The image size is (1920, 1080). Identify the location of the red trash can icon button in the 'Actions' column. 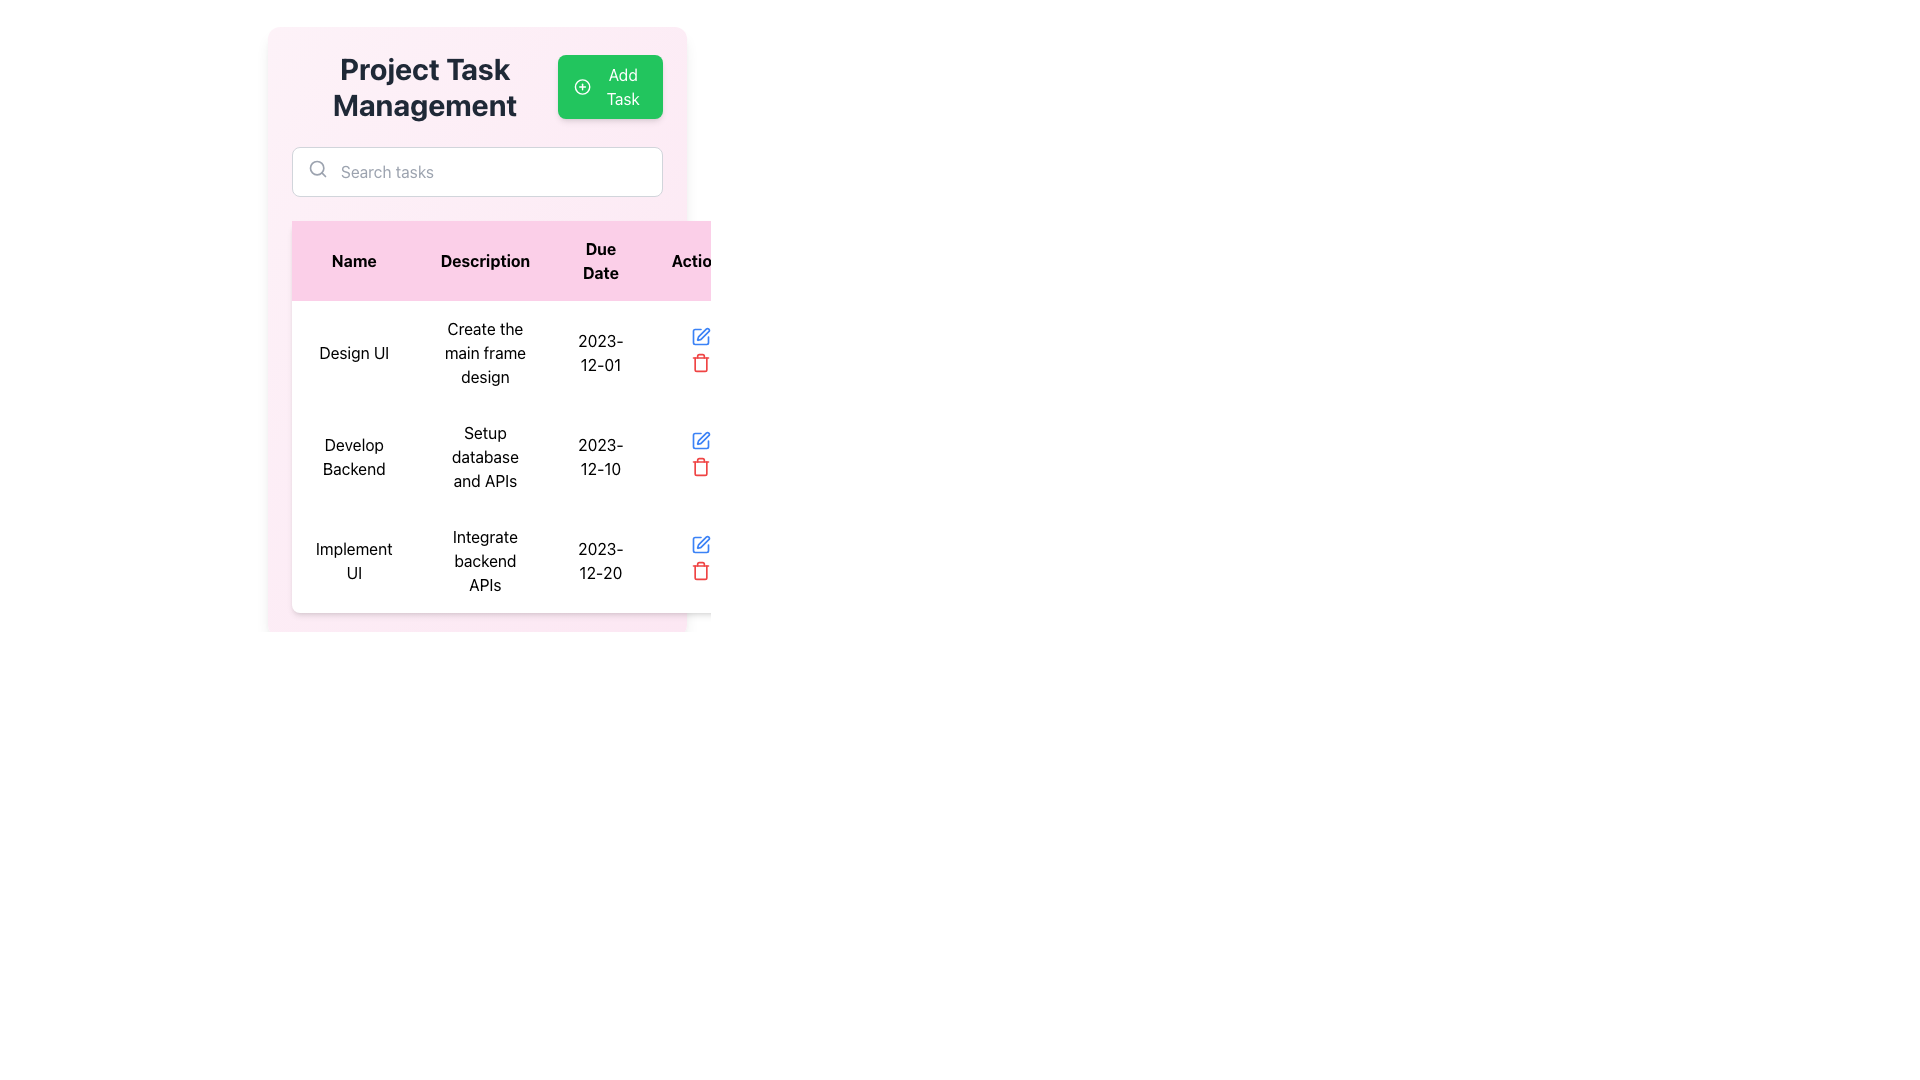
(700, 570).